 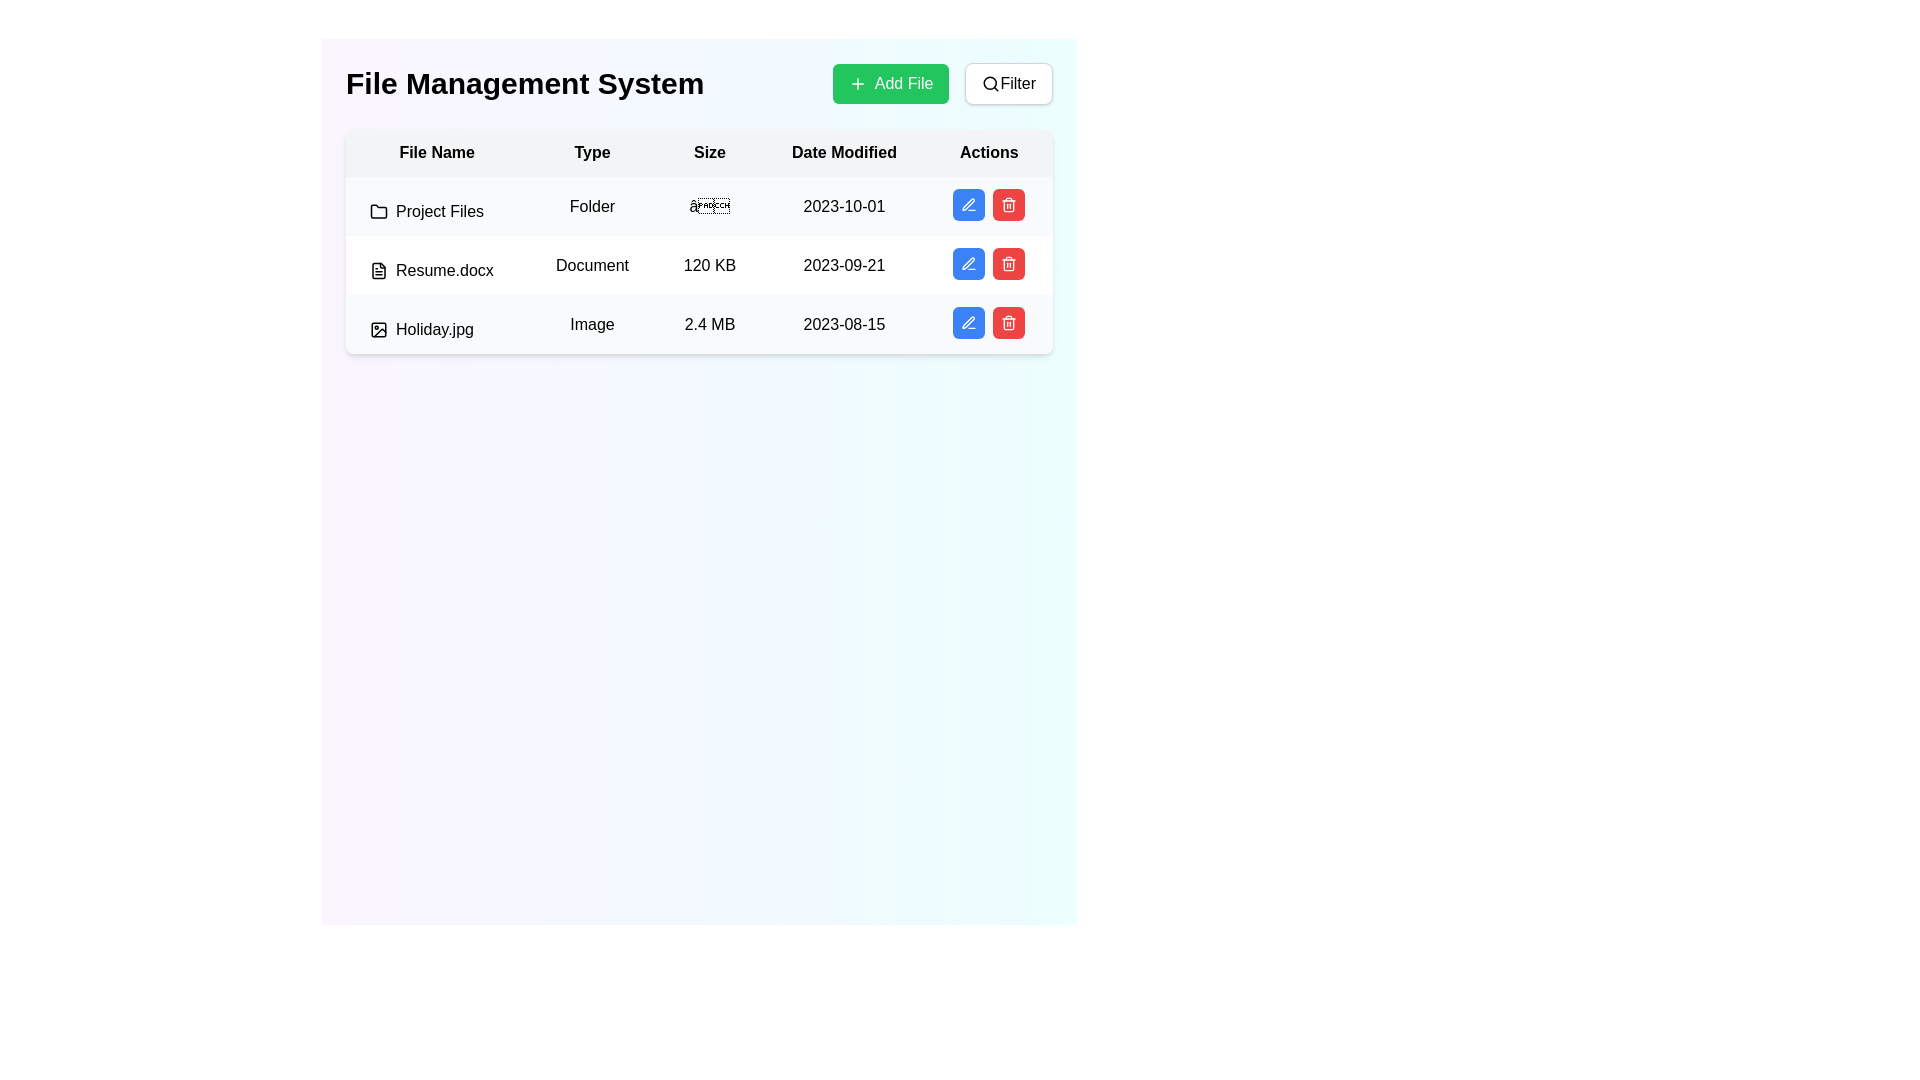 I want to click on the non-interactive descriptive label in the third row and second column of the table that indicates the type of the file, which is adjacent to 'Holiday.jpg' on the left and '2.4 MB' on the right, so click(x=591, y=323).